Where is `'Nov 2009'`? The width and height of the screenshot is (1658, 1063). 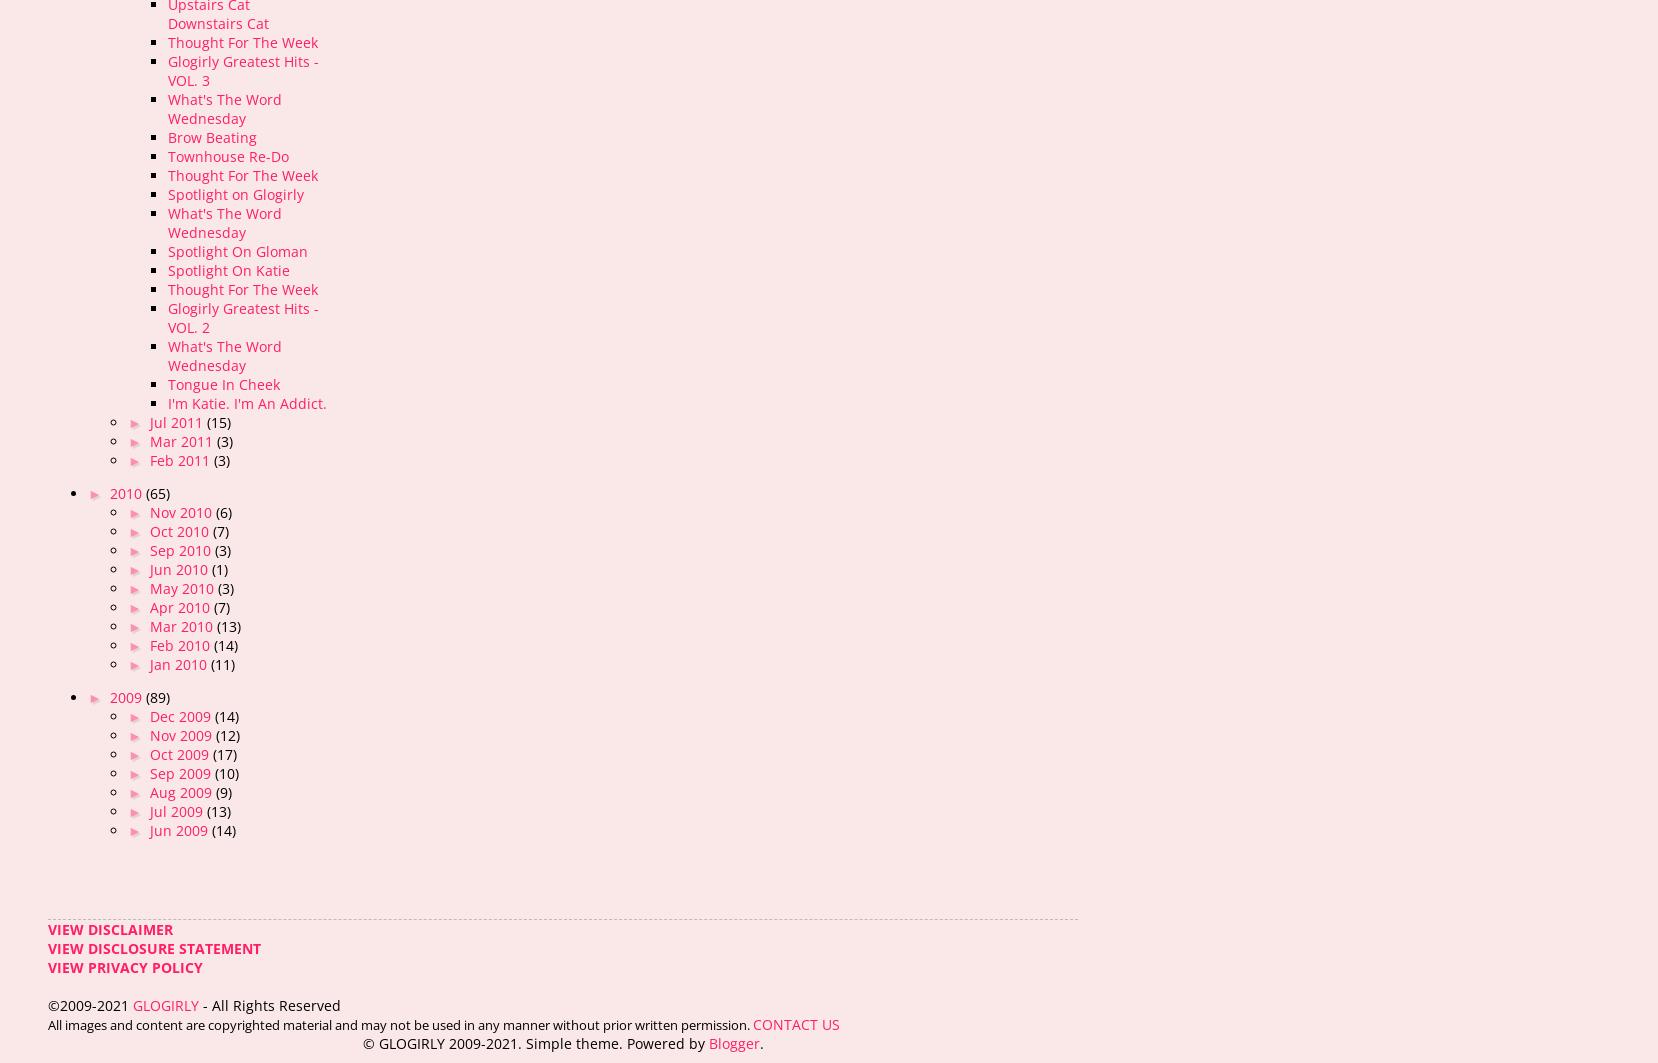
'Nov 2009' is located at coordinates (182, 734).